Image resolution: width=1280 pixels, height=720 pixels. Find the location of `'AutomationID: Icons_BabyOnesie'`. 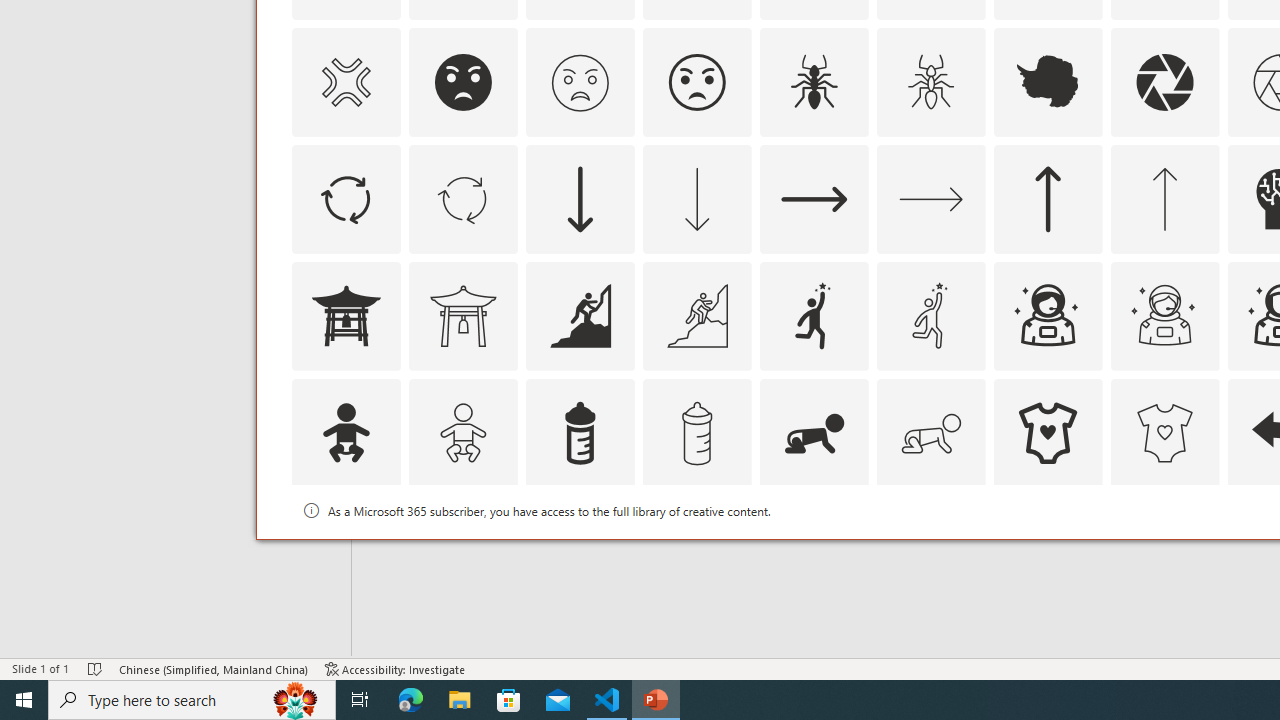

'AutomationID: Icons_BabyOnesie' is located at coordinates (1047, 431).